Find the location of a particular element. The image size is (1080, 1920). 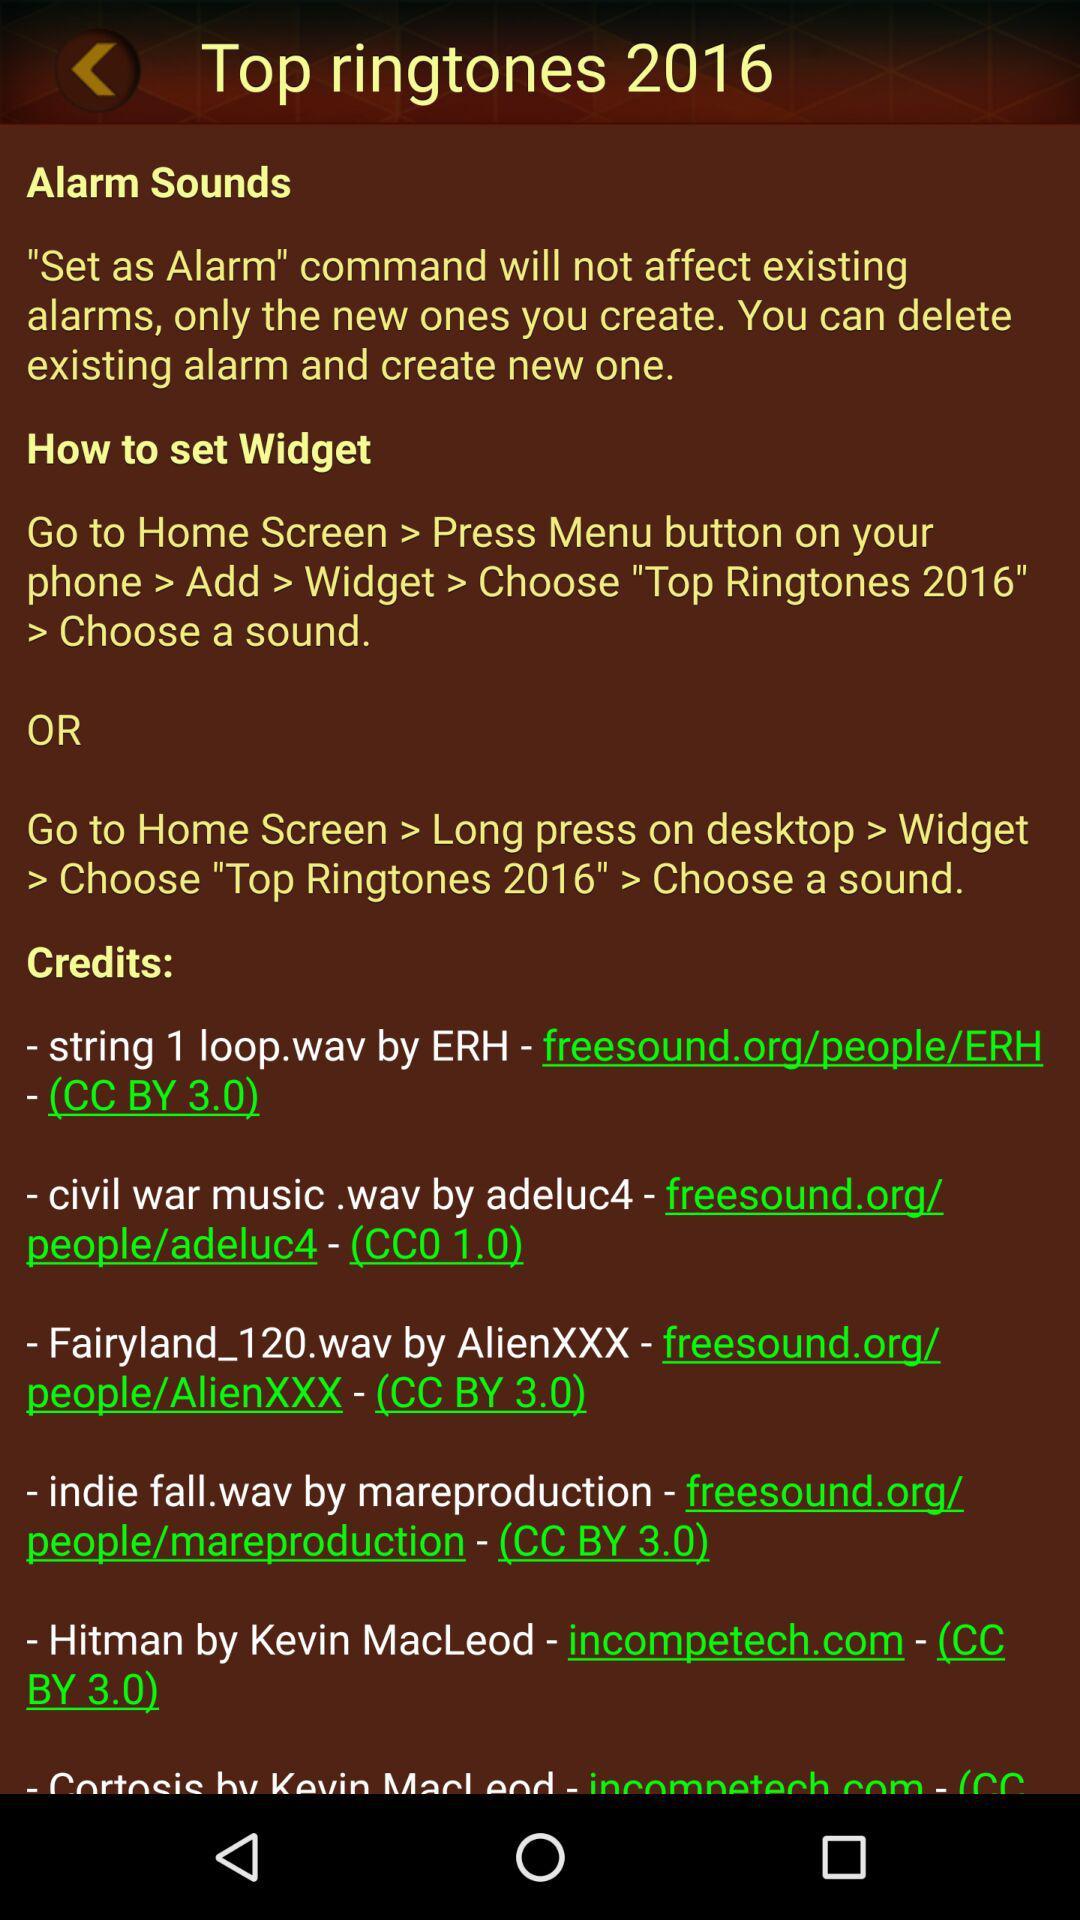

the string 1 loop item is located at coordinates (540, 1403).